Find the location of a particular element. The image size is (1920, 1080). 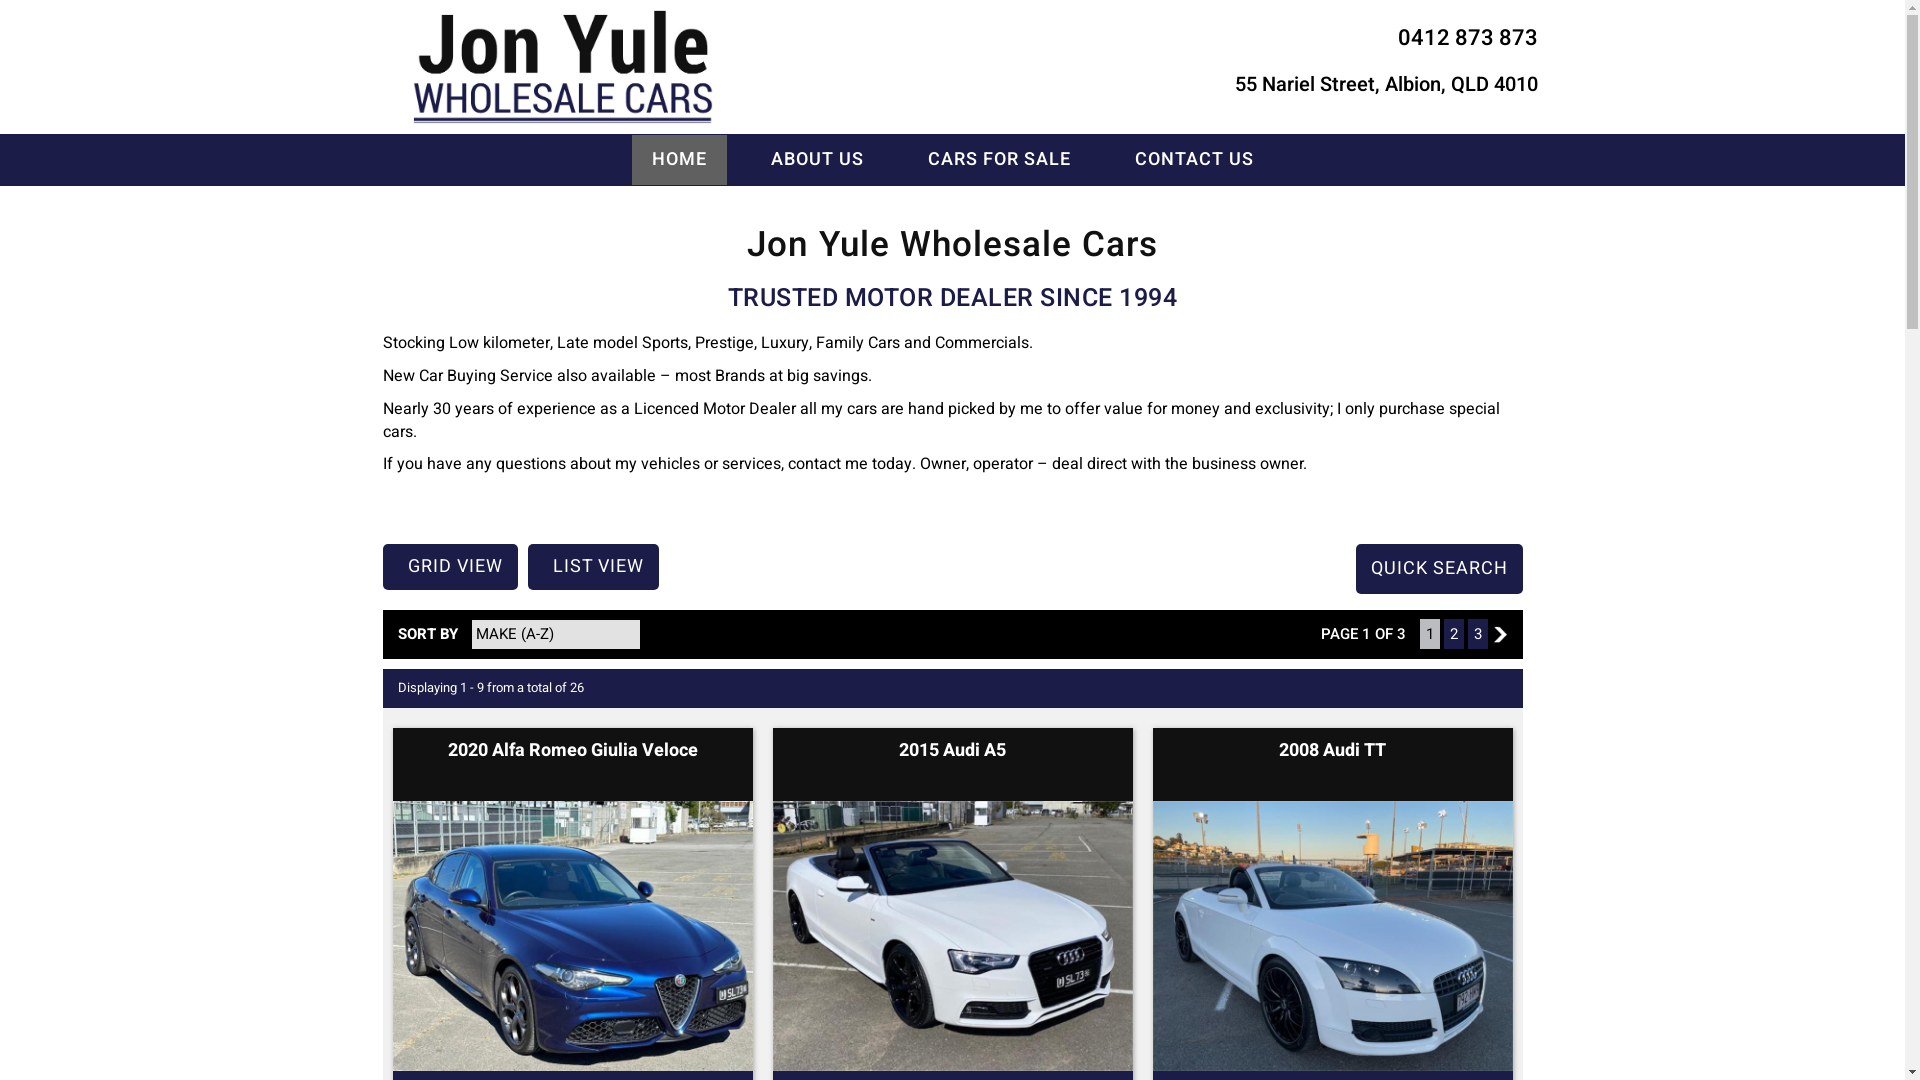

'1' is located at coordinates (1429, 633).